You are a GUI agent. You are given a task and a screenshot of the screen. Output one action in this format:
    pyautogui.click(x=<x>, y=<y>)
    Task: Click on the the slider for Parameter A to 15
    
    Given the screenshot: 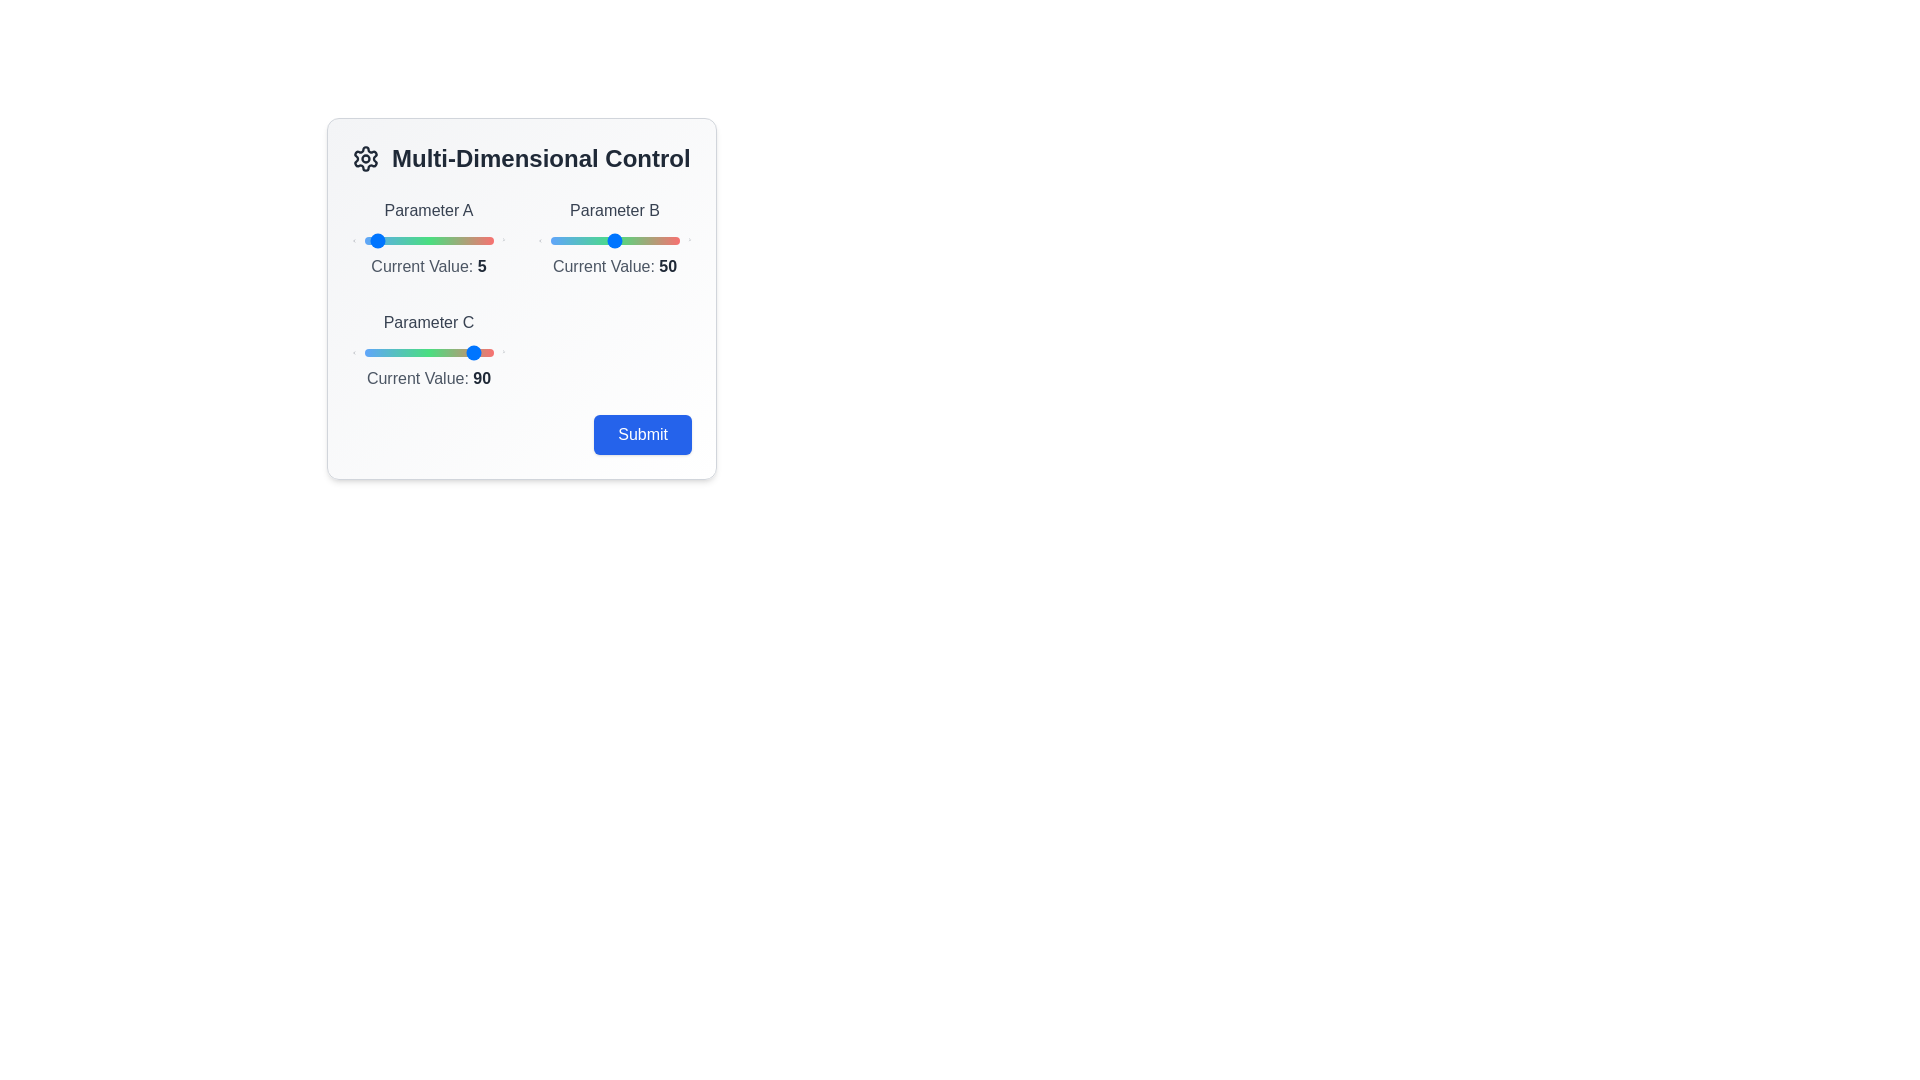 What is the action you would take?
    pyautogui.click(x=383, y=239)
    